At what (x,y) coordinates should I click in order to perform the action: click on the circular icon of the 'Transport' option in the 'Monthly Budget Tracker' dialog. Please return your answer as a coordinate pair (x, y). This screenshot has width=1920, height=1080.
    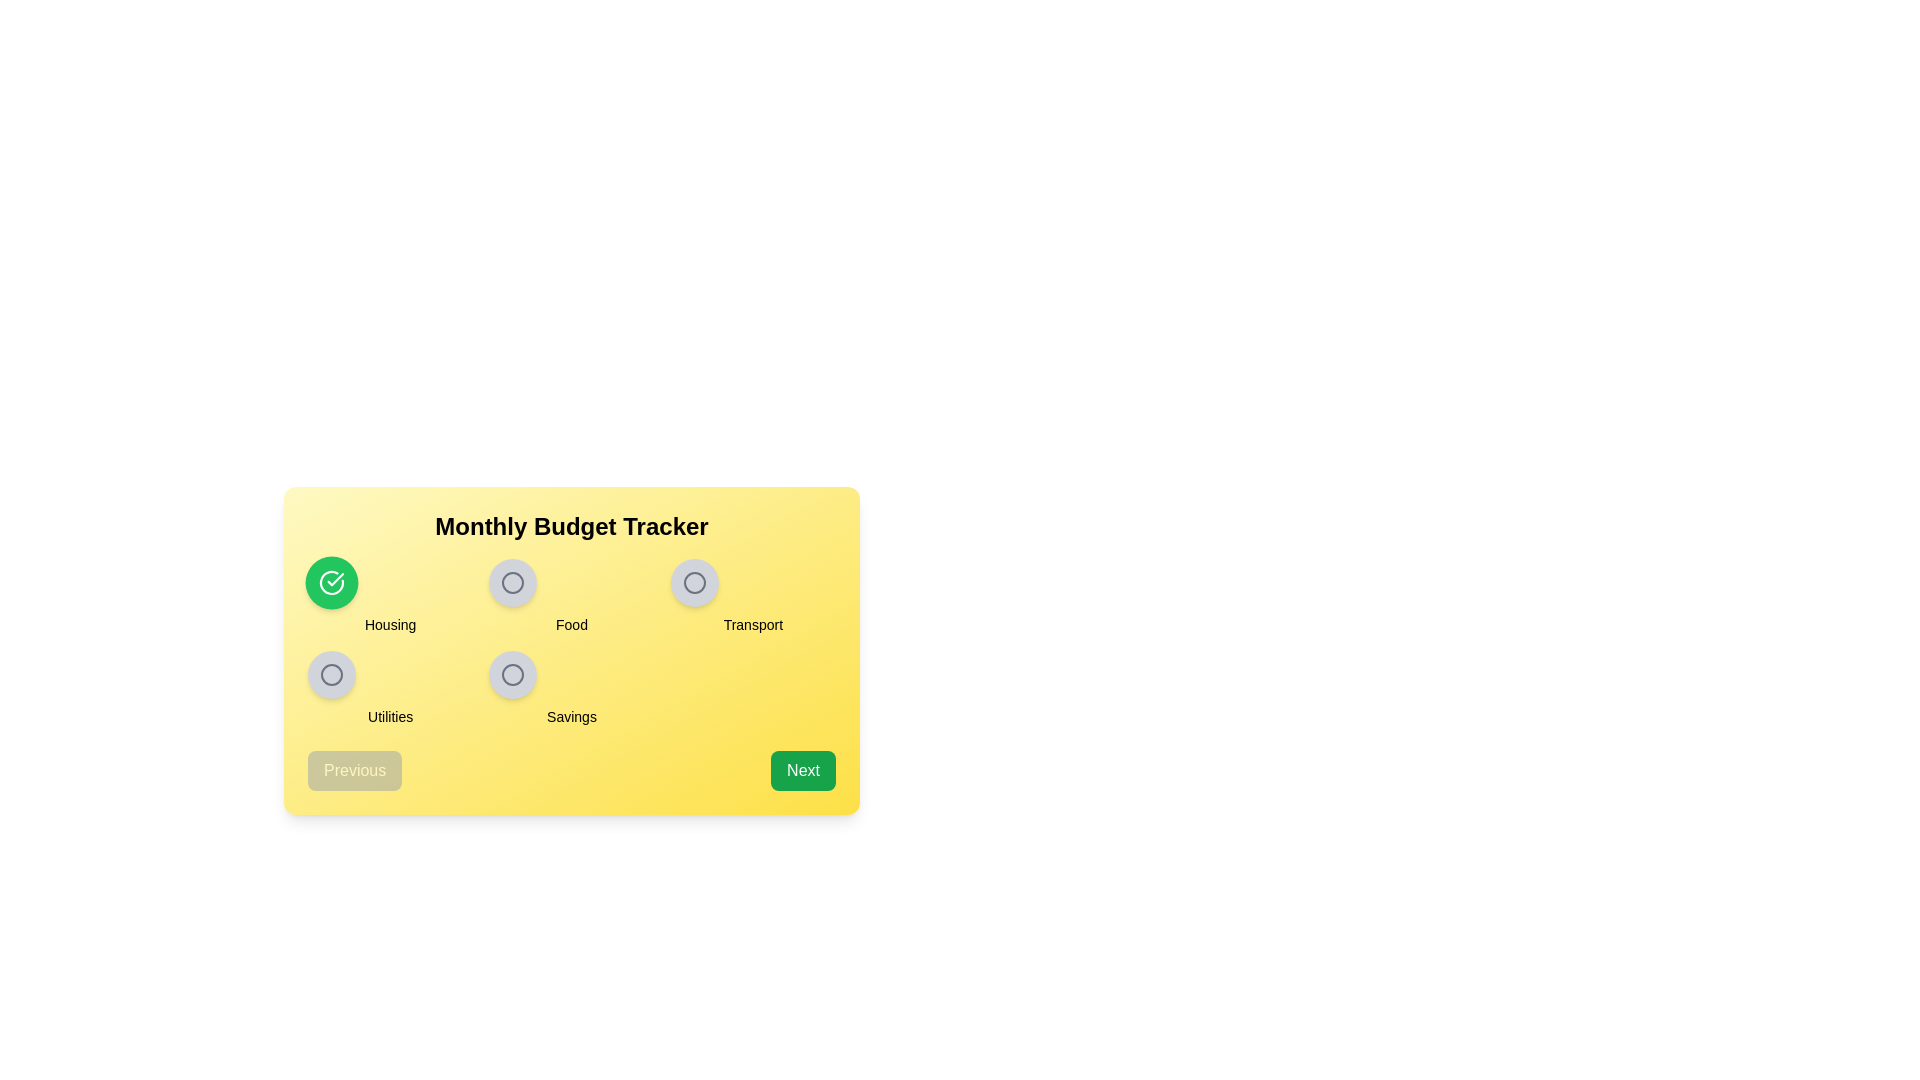
    Looking at the image, I should click on (694, 582).